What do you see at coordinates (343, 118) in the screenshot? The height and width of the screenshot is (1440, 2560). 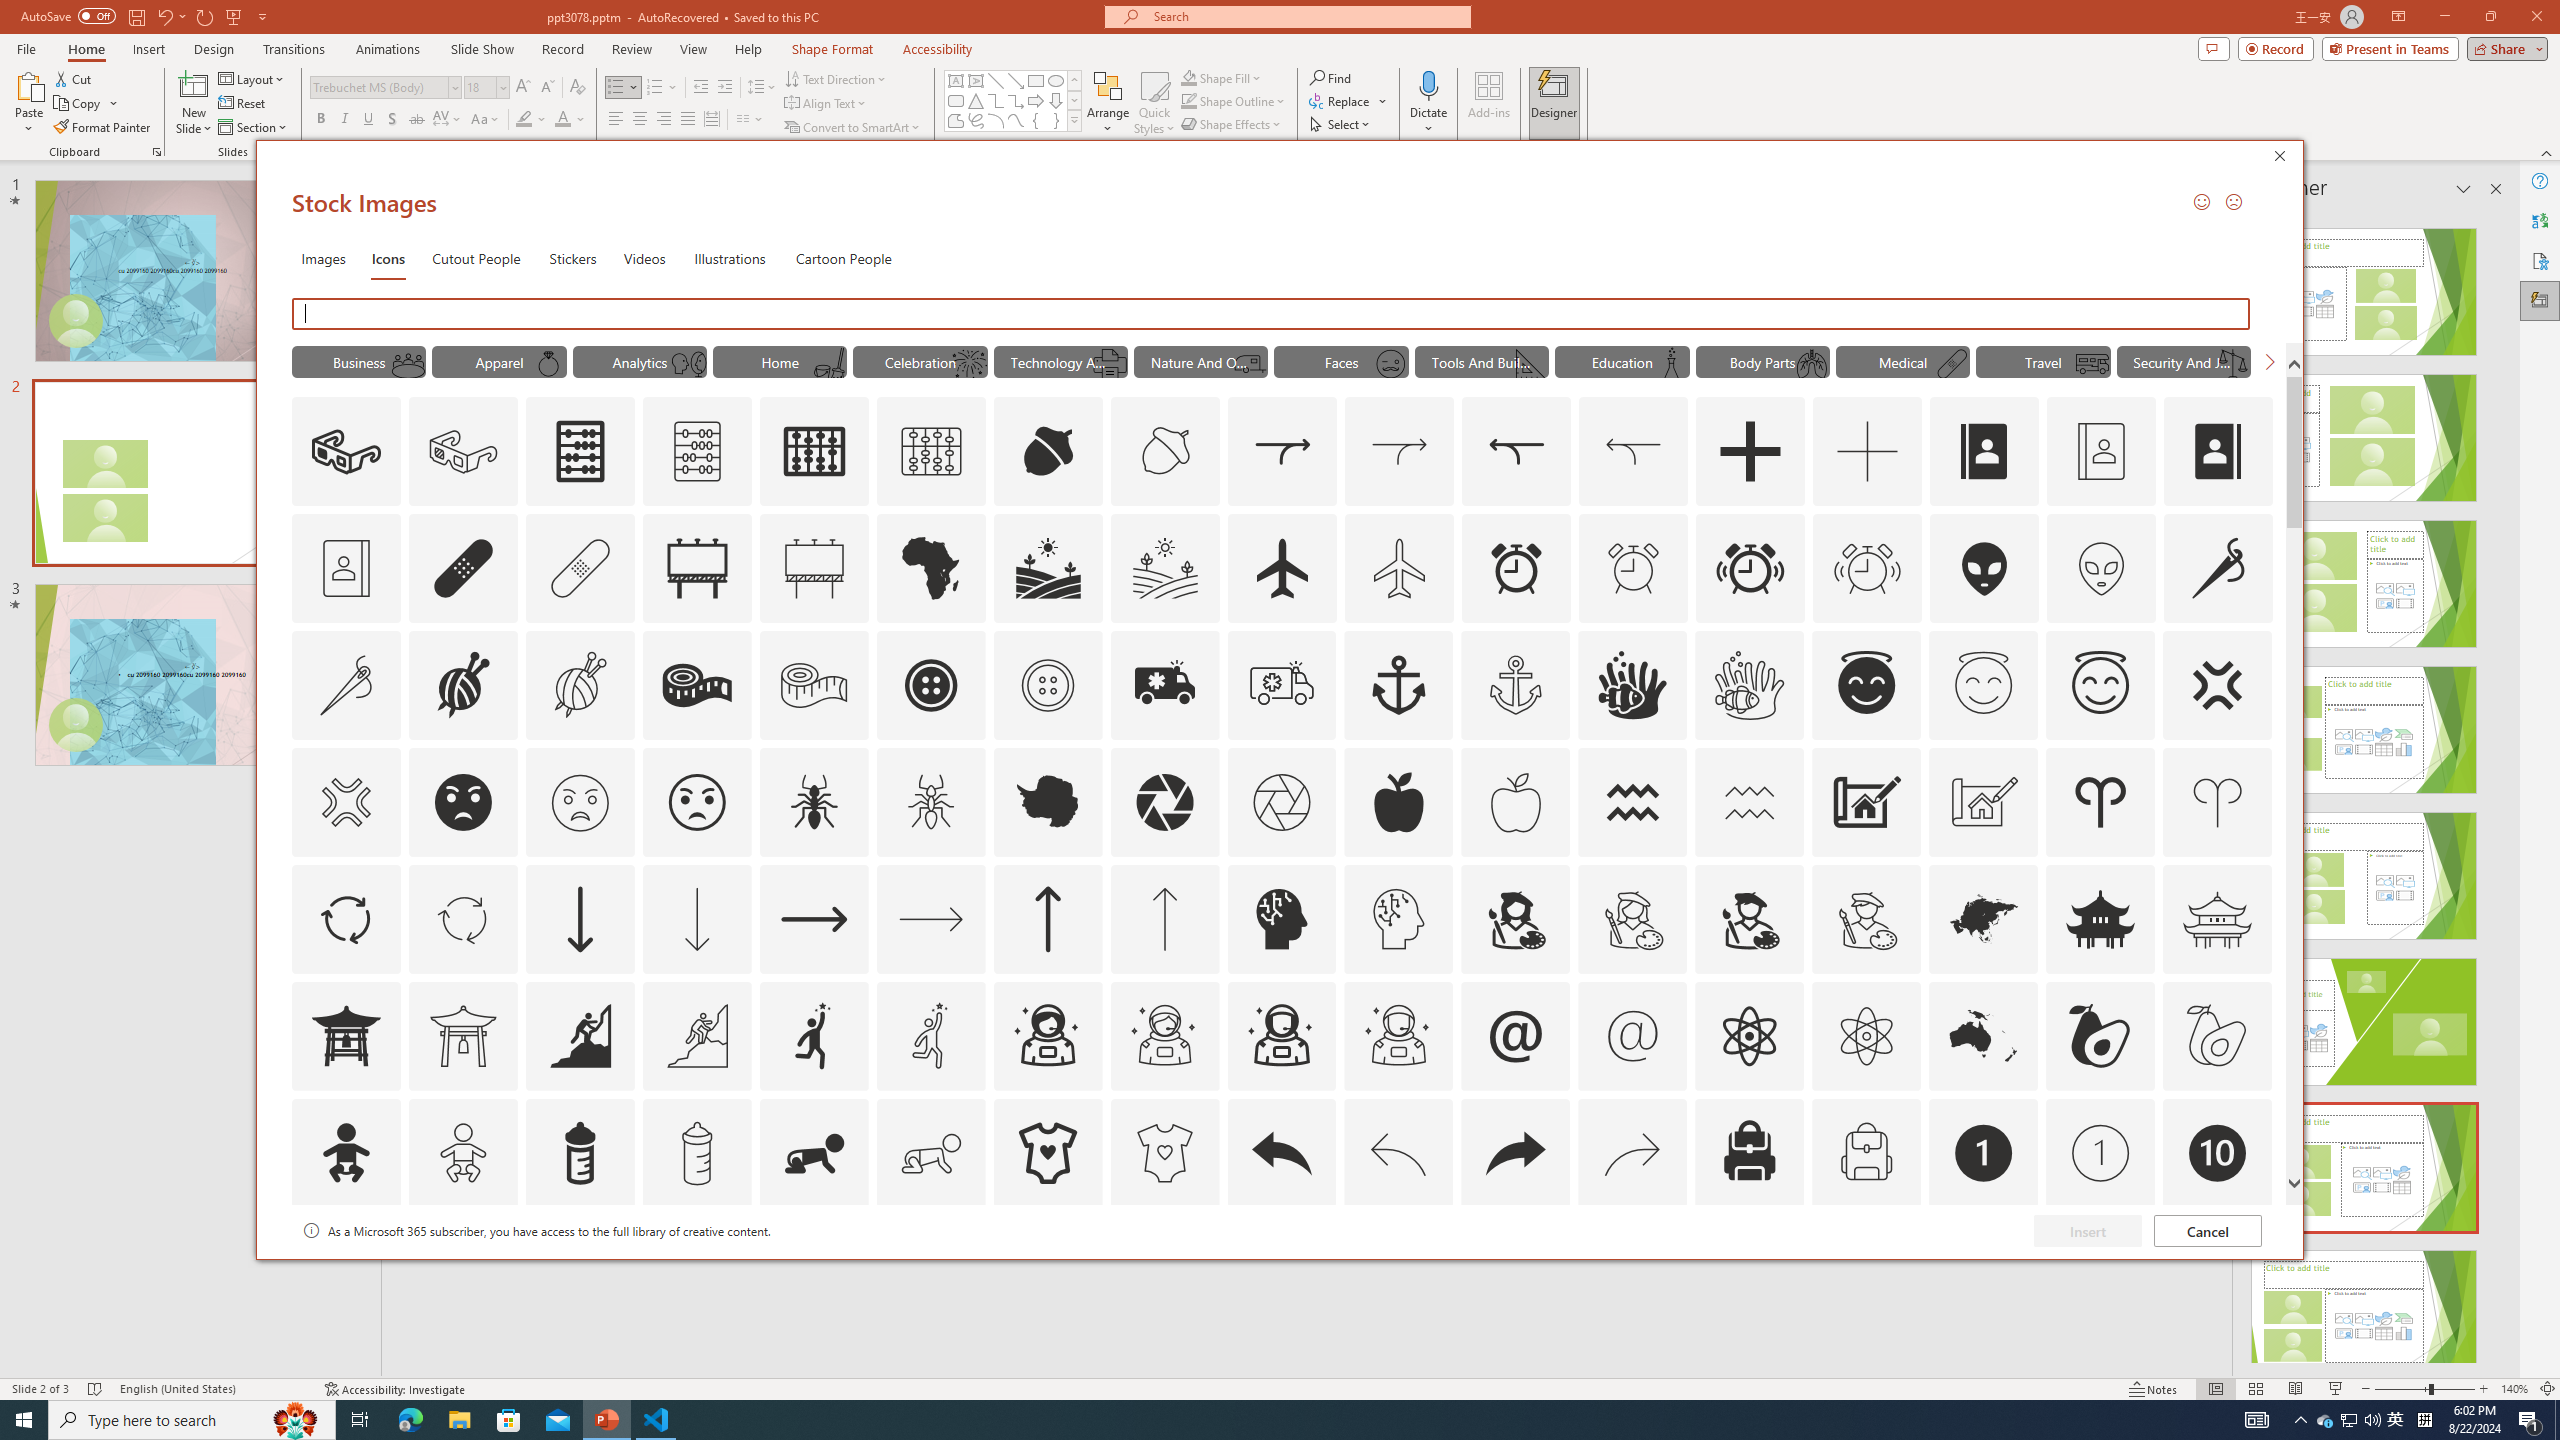 I see `'Italic'` at bounding box center [343, 118].